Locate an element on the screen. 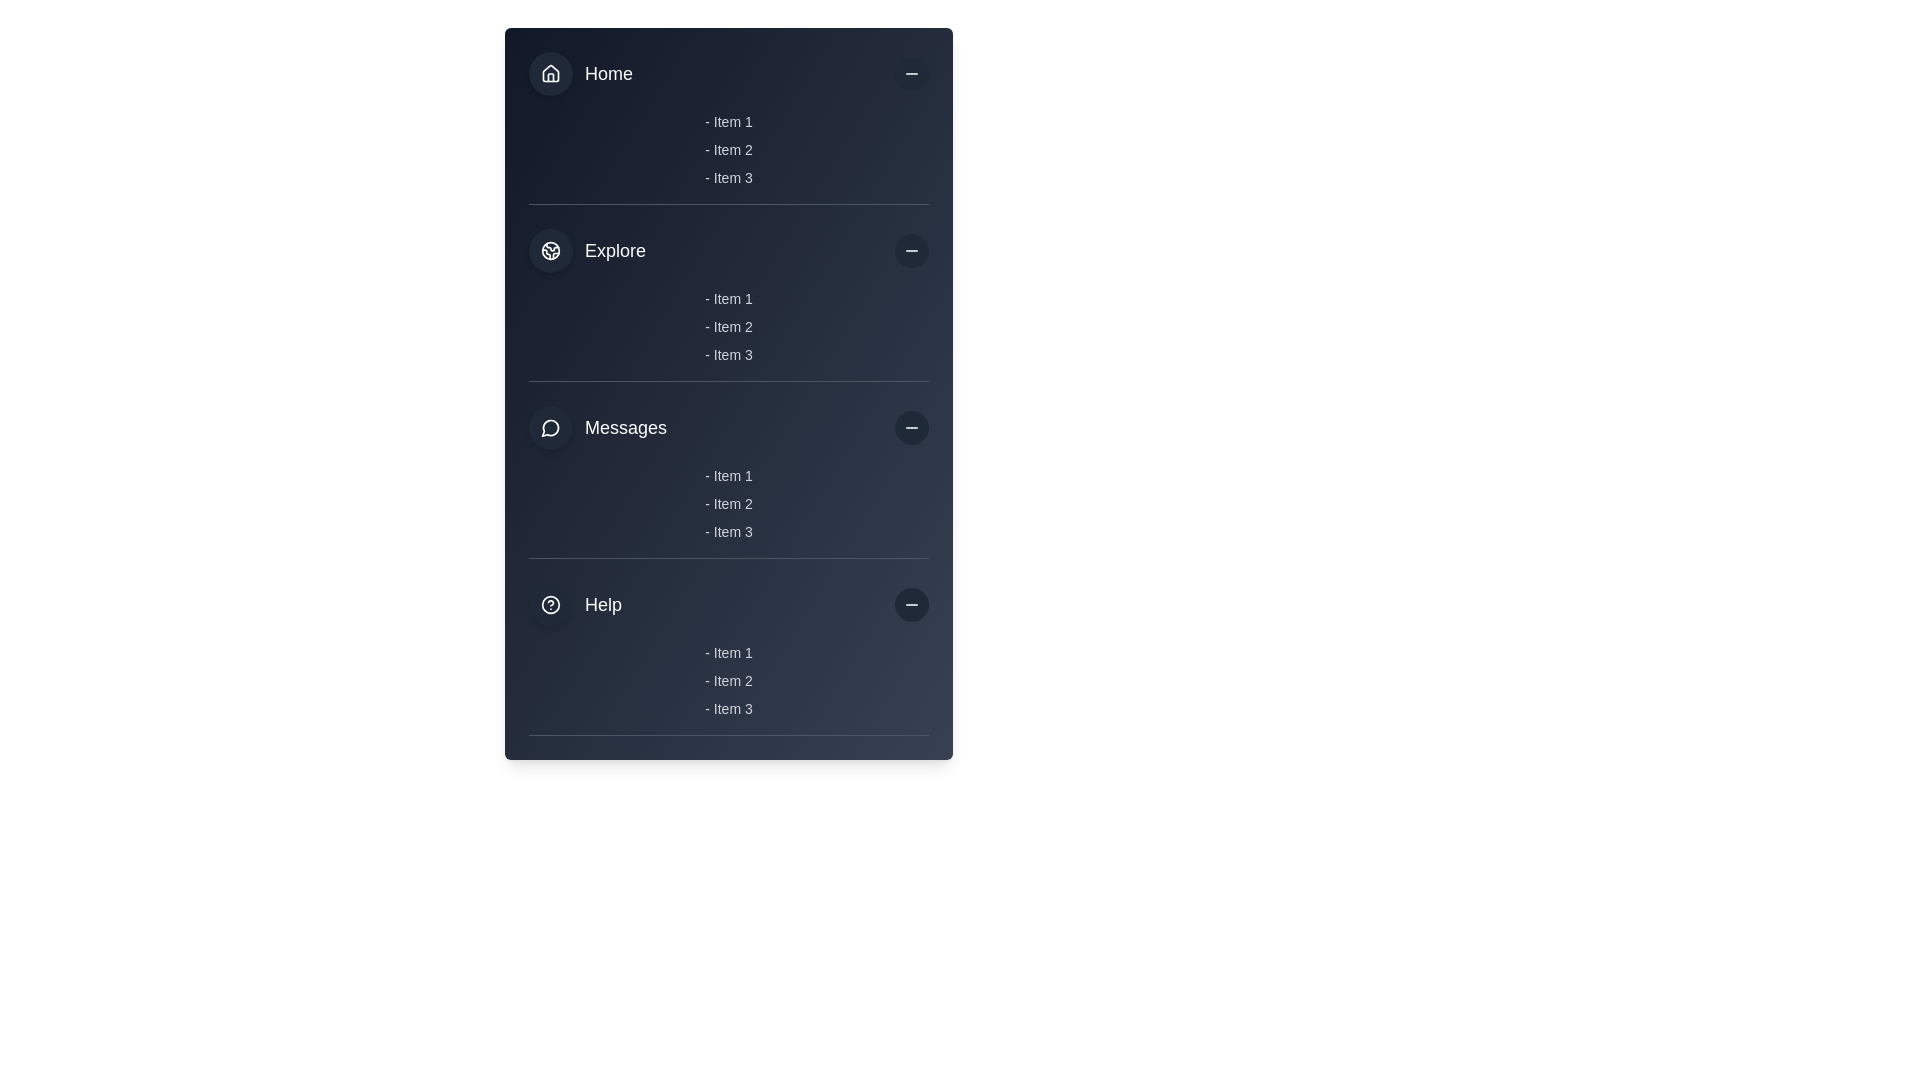 The image size is (1920, 1080). the 'Explore' menu item located in the sidebar navigation menu, which features a globe-like icon and is positioned below the 'Home' menu item is located at coordinates (586, 249).